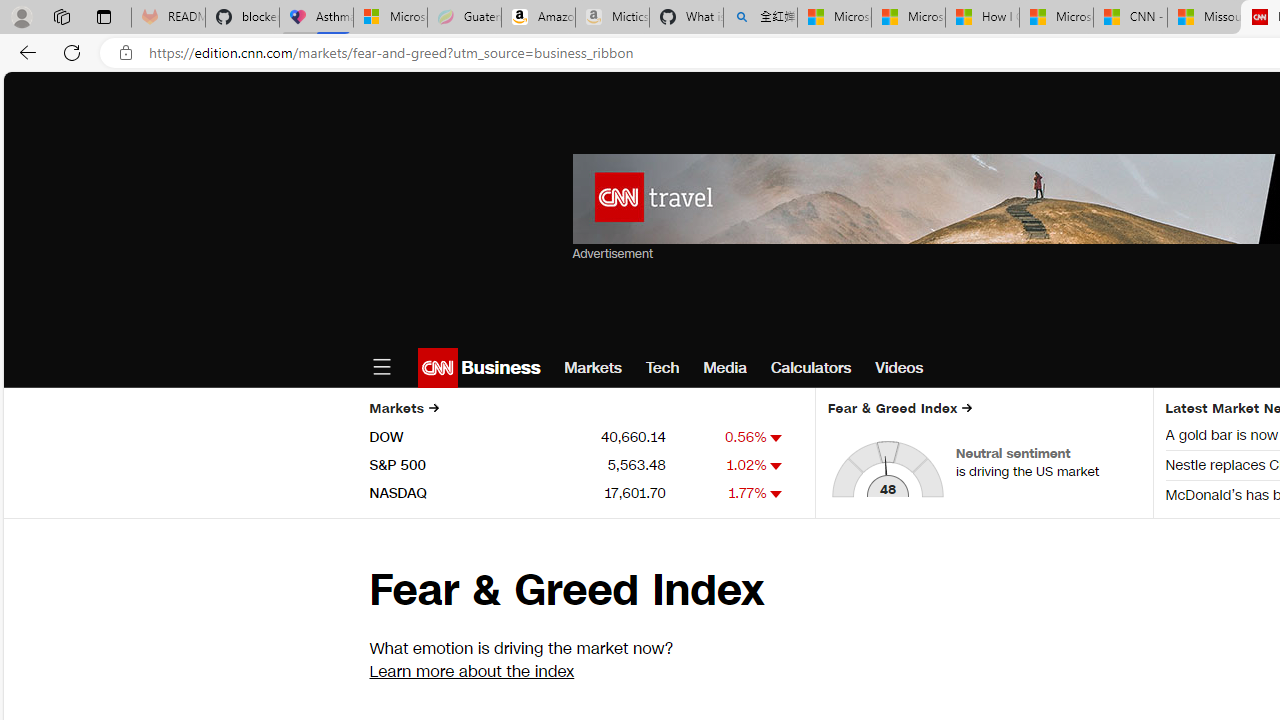 The width and height of the screenshot is (1280, 720). I want to click on 'Media', so click(724, 367).